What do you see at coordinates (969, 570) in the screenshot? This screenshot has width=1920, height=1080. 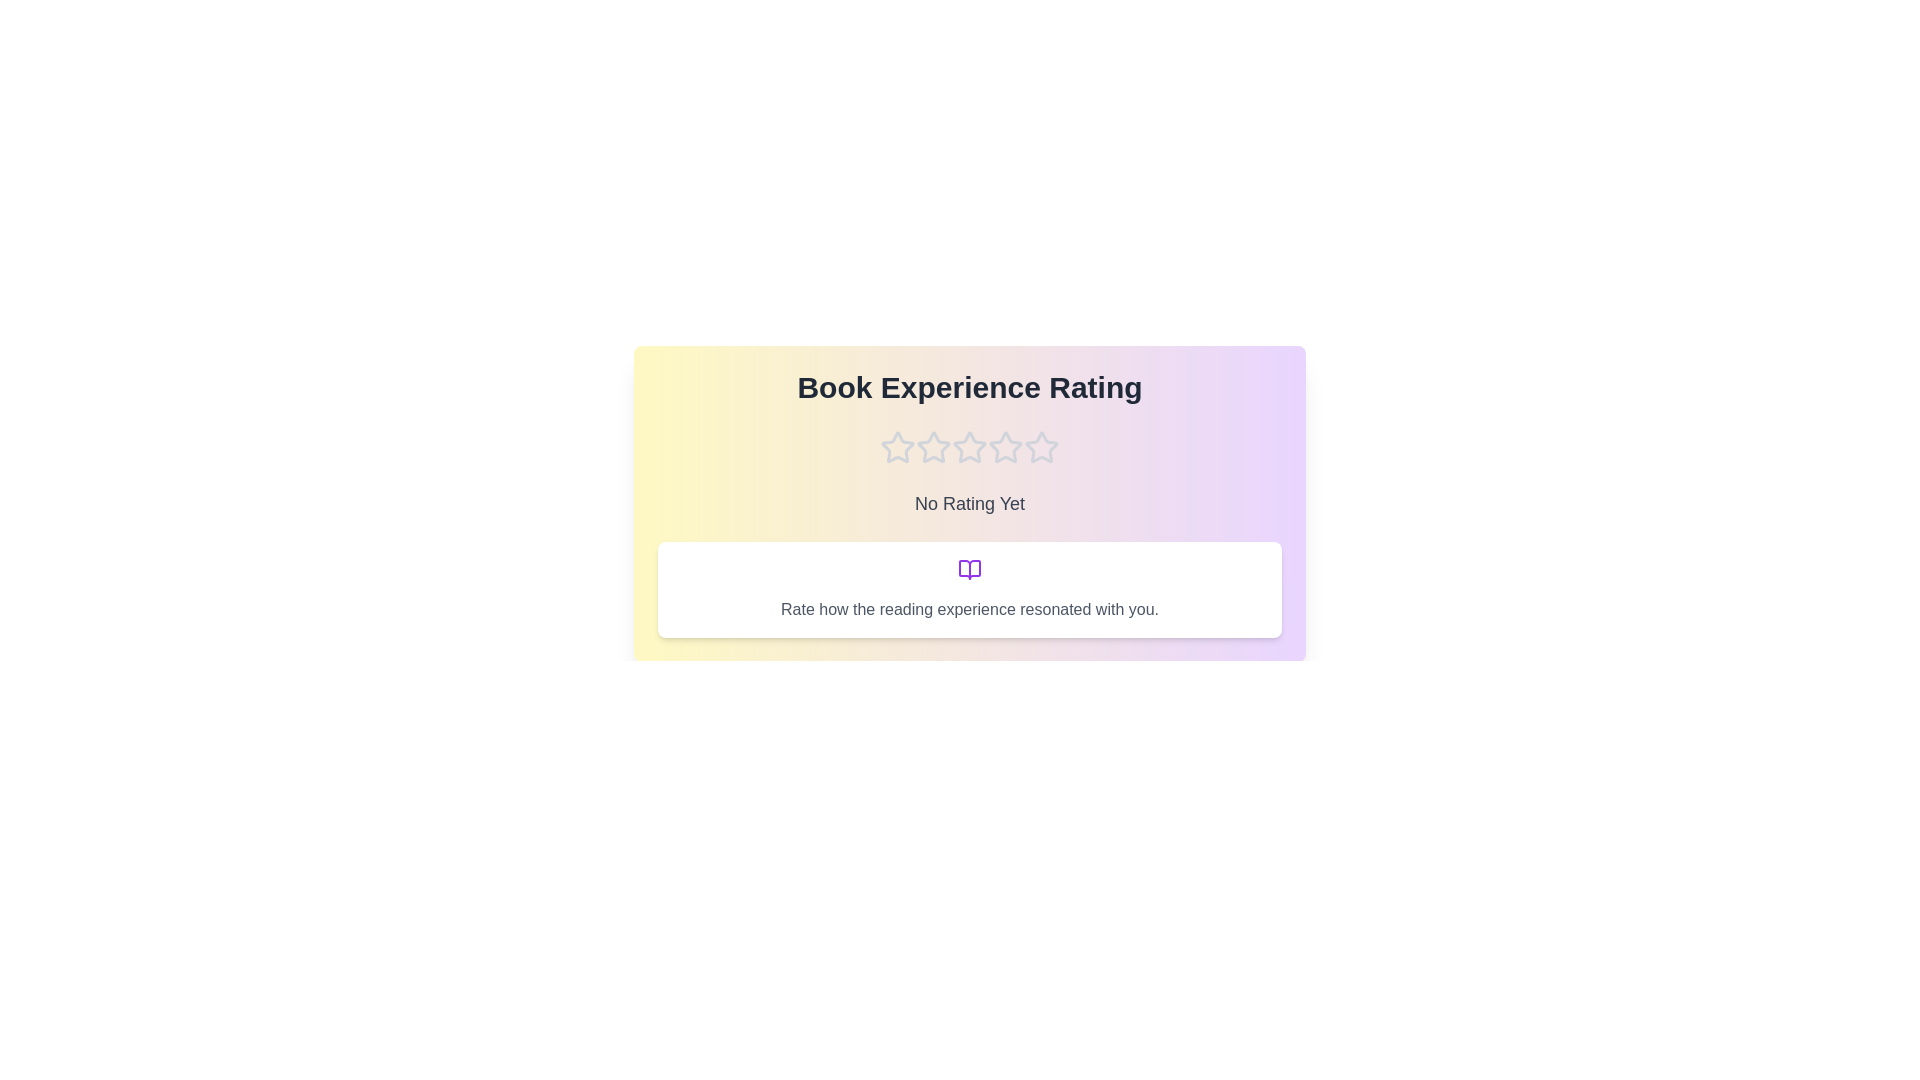 I see `the decorative icon below the rating explanation` at bounding box center [969, 570].